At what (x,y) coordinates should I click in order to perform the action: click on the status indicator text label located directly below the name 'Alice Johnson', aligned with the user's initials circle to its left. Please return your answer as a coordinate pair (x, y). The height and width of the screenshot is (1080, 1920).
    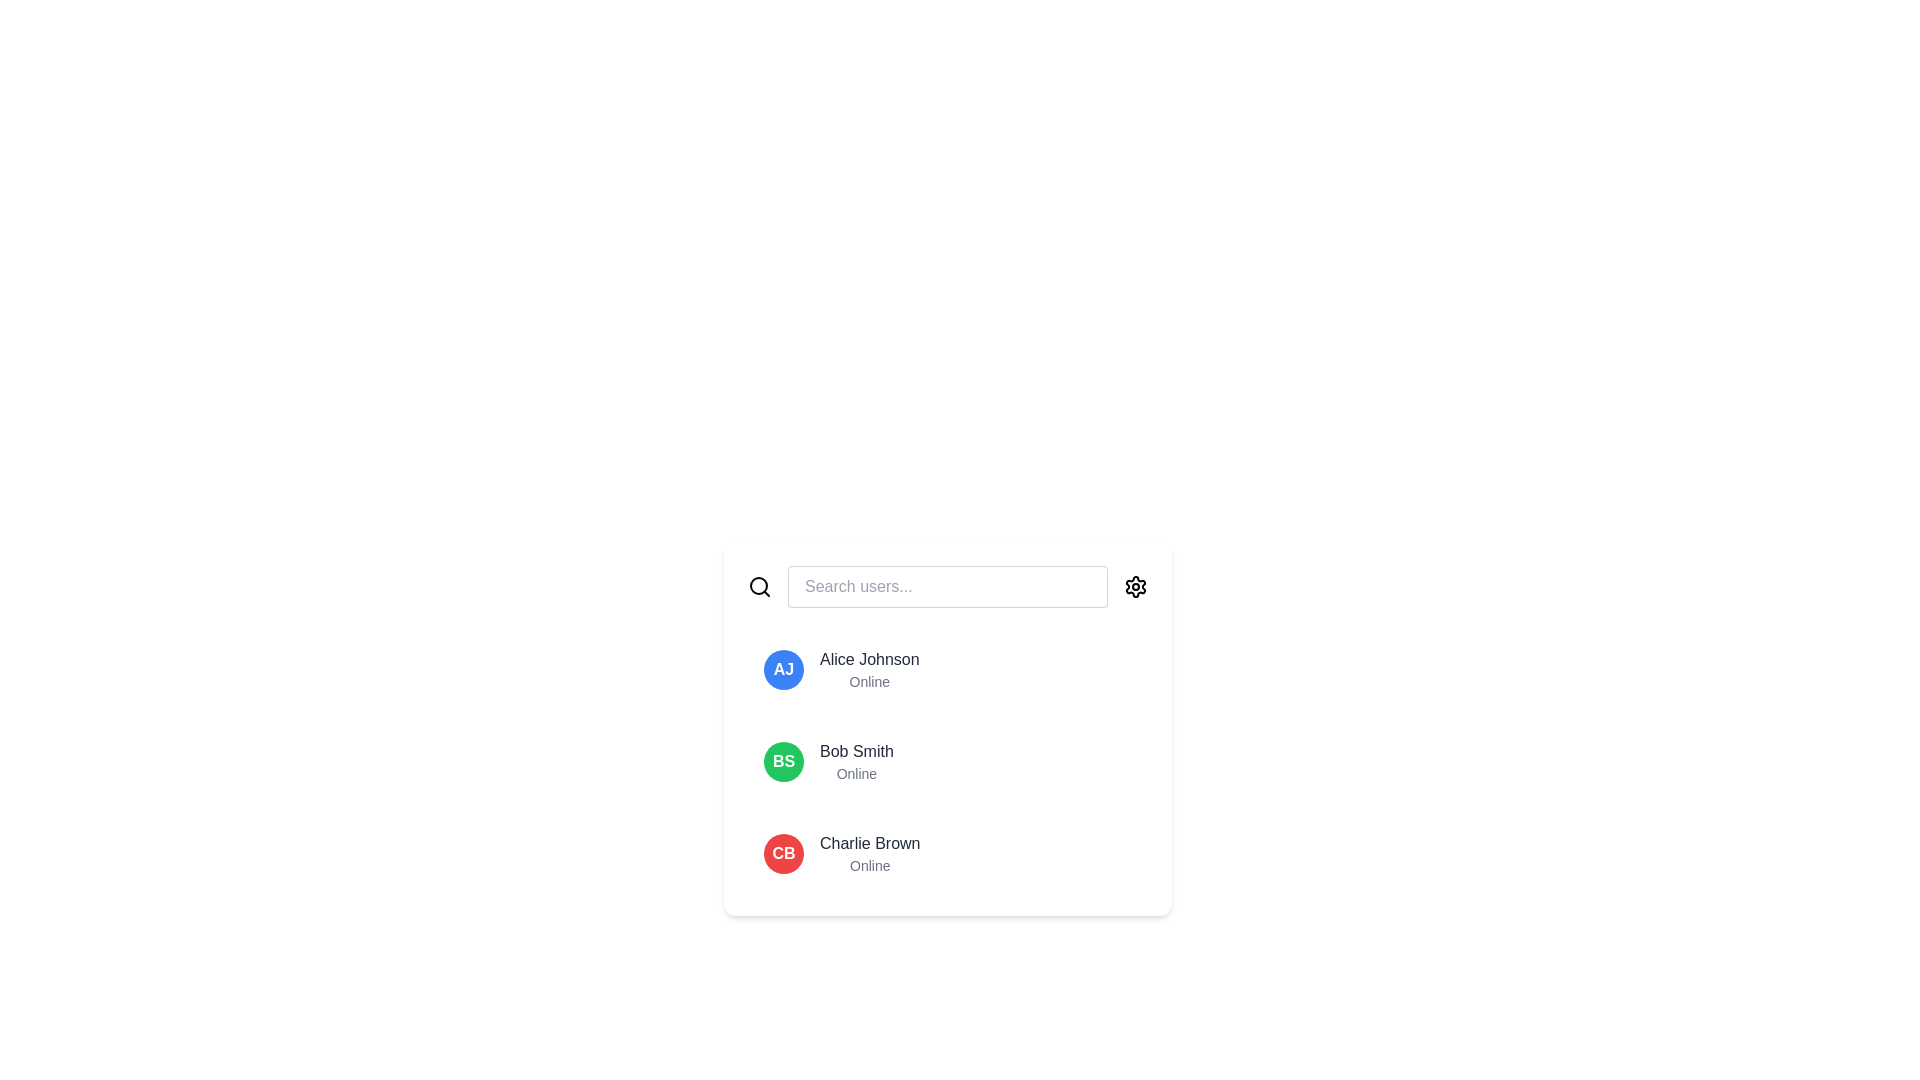
    Looking at the image, I should click on (869, 681).